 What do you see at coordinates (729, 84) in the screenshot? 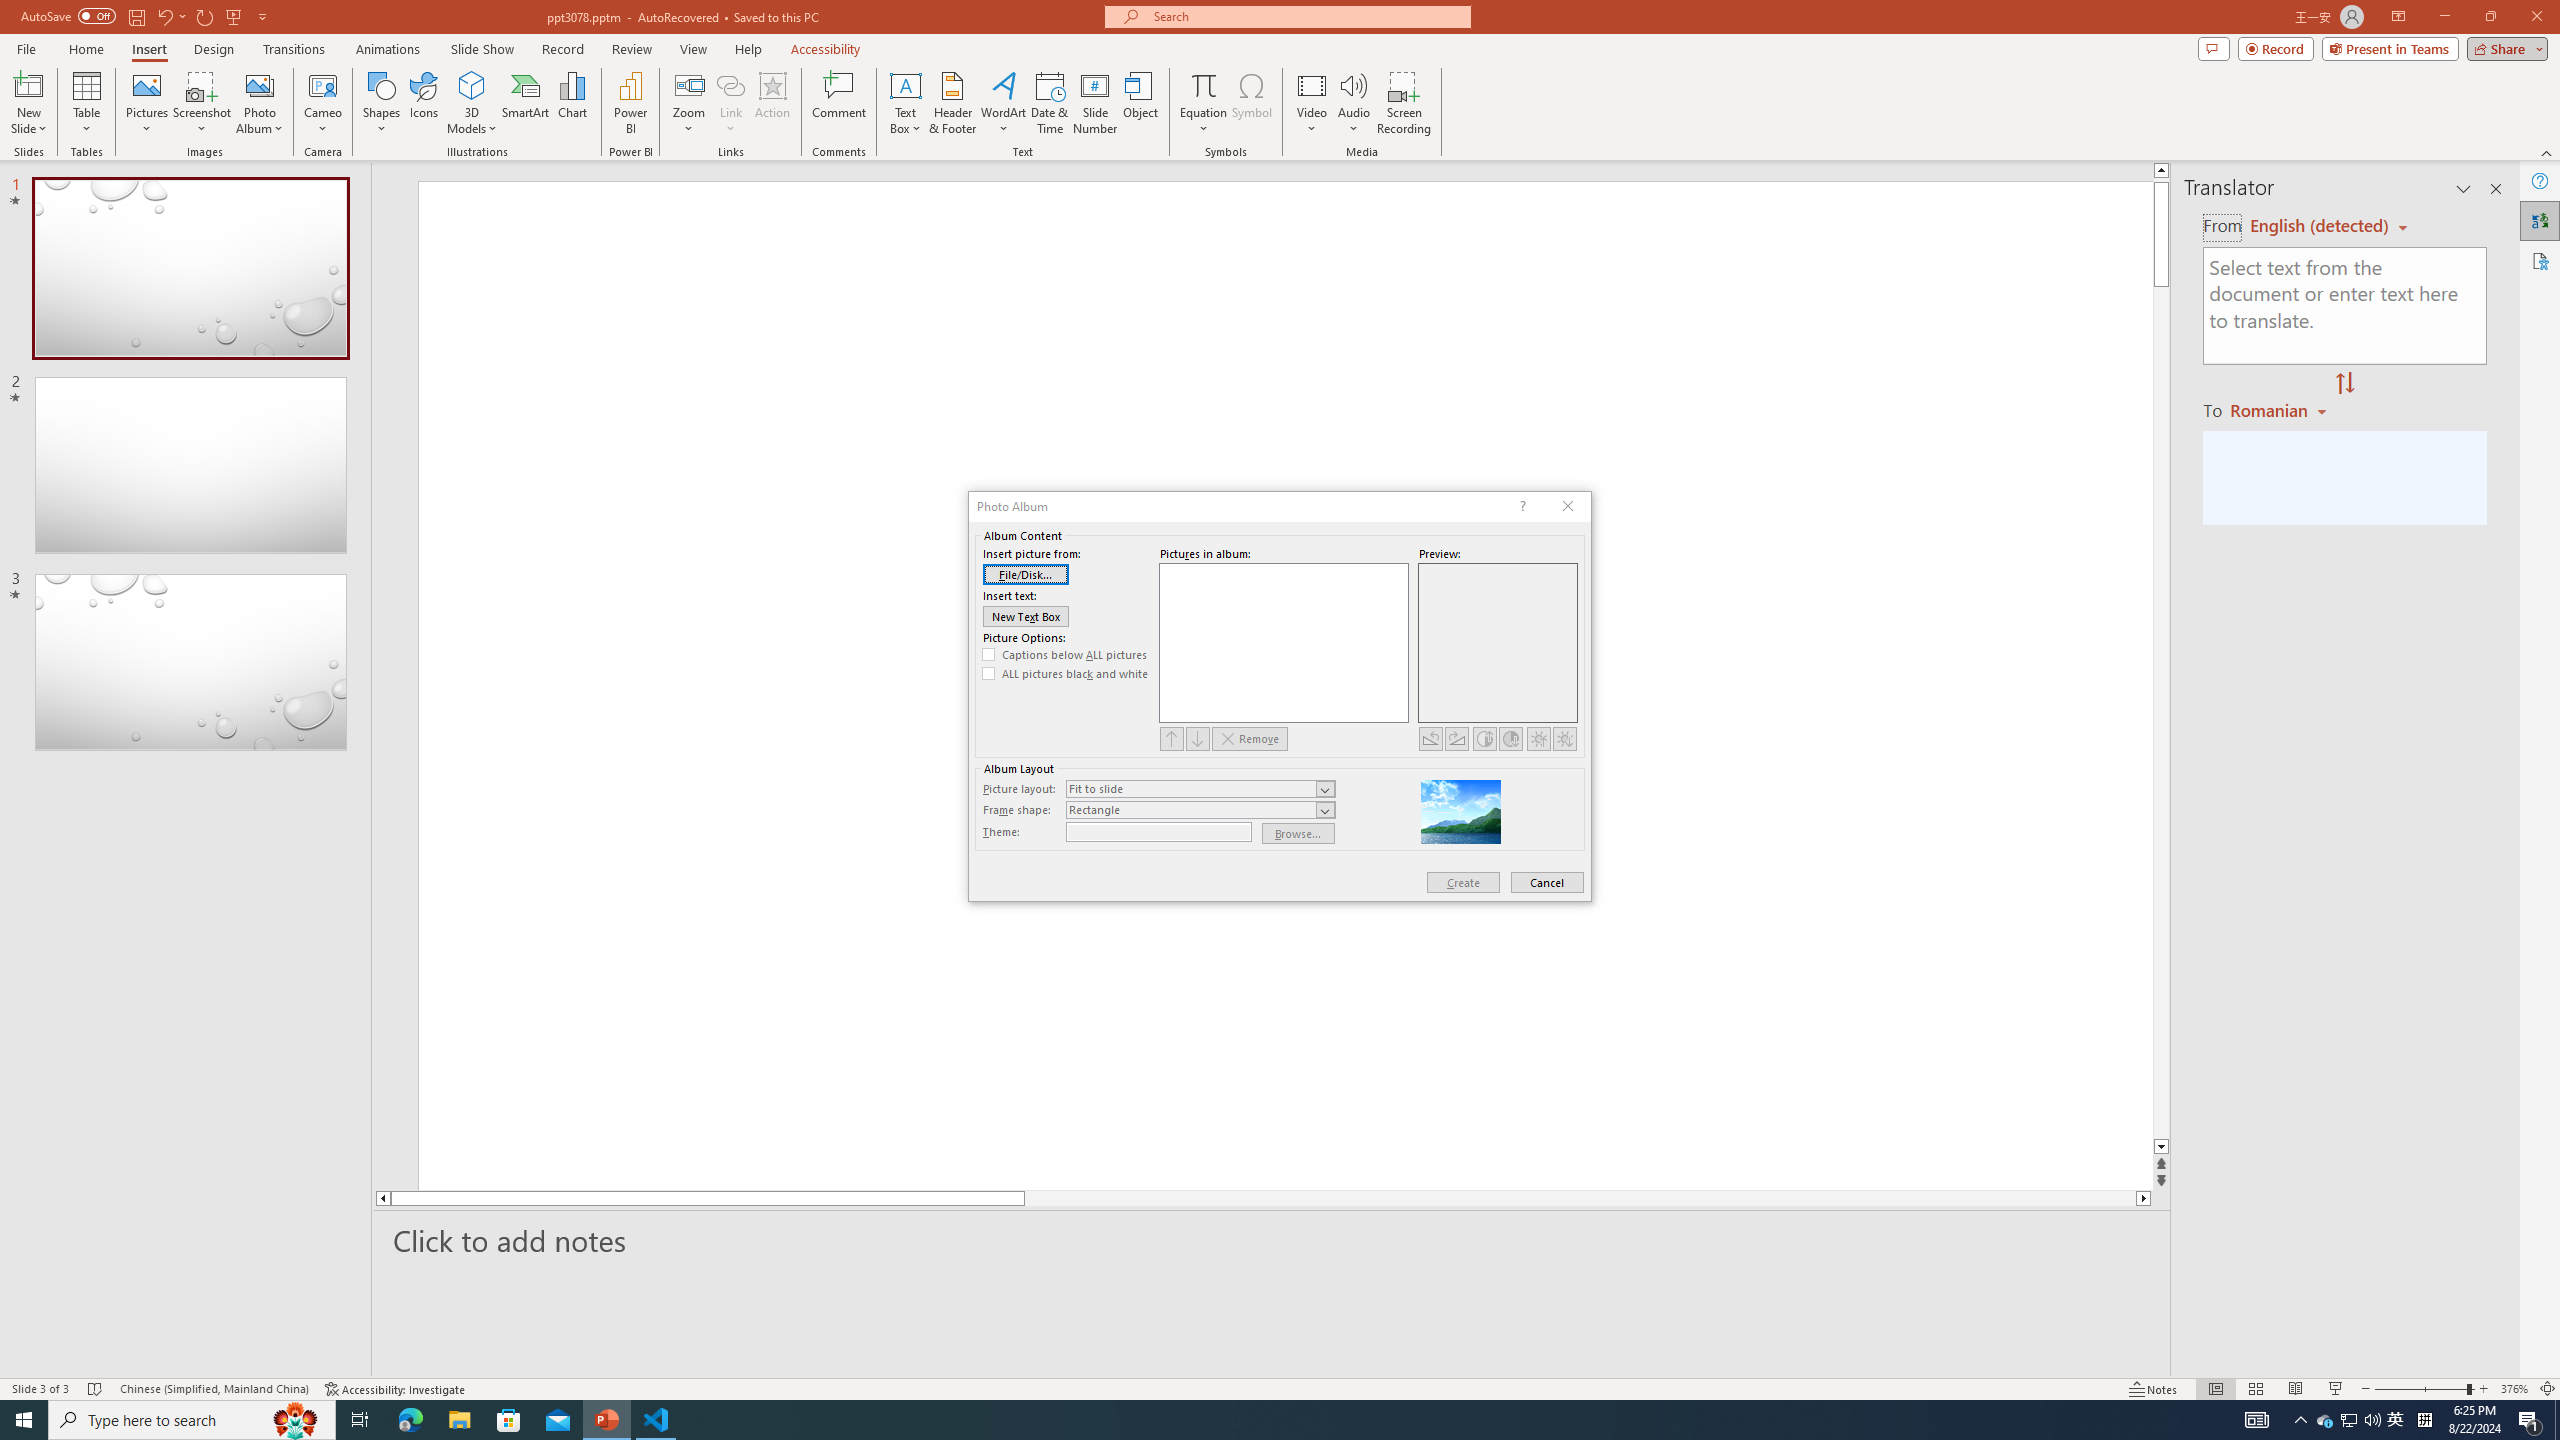
I see `'Link'` at bounding box center [729, 84].